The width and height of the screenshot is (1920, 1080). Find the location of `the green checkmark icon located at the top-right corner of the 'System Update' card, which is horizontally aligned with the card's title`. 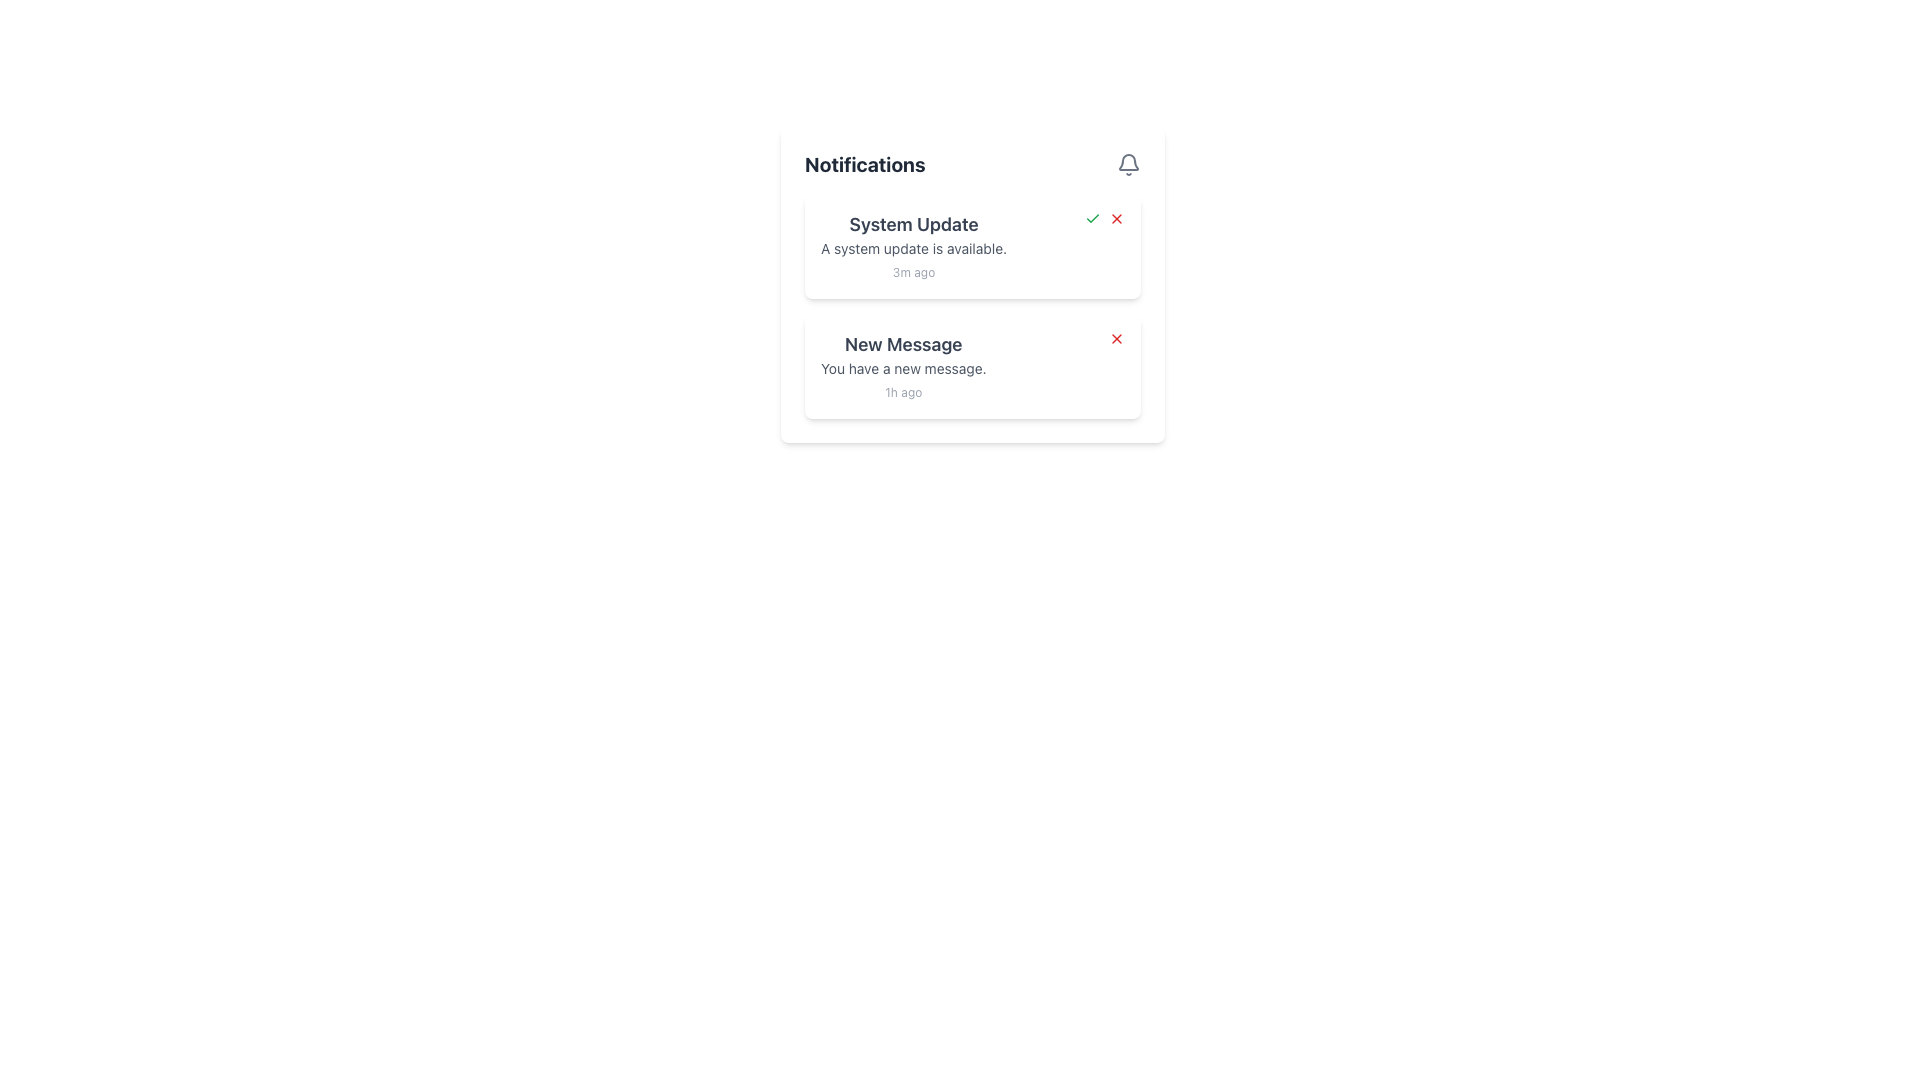

the green checkmark icon located at the top-right corner of the 'System Update' card, which is horizontally aligned with the card's title is located at coordinates (1103, 219).